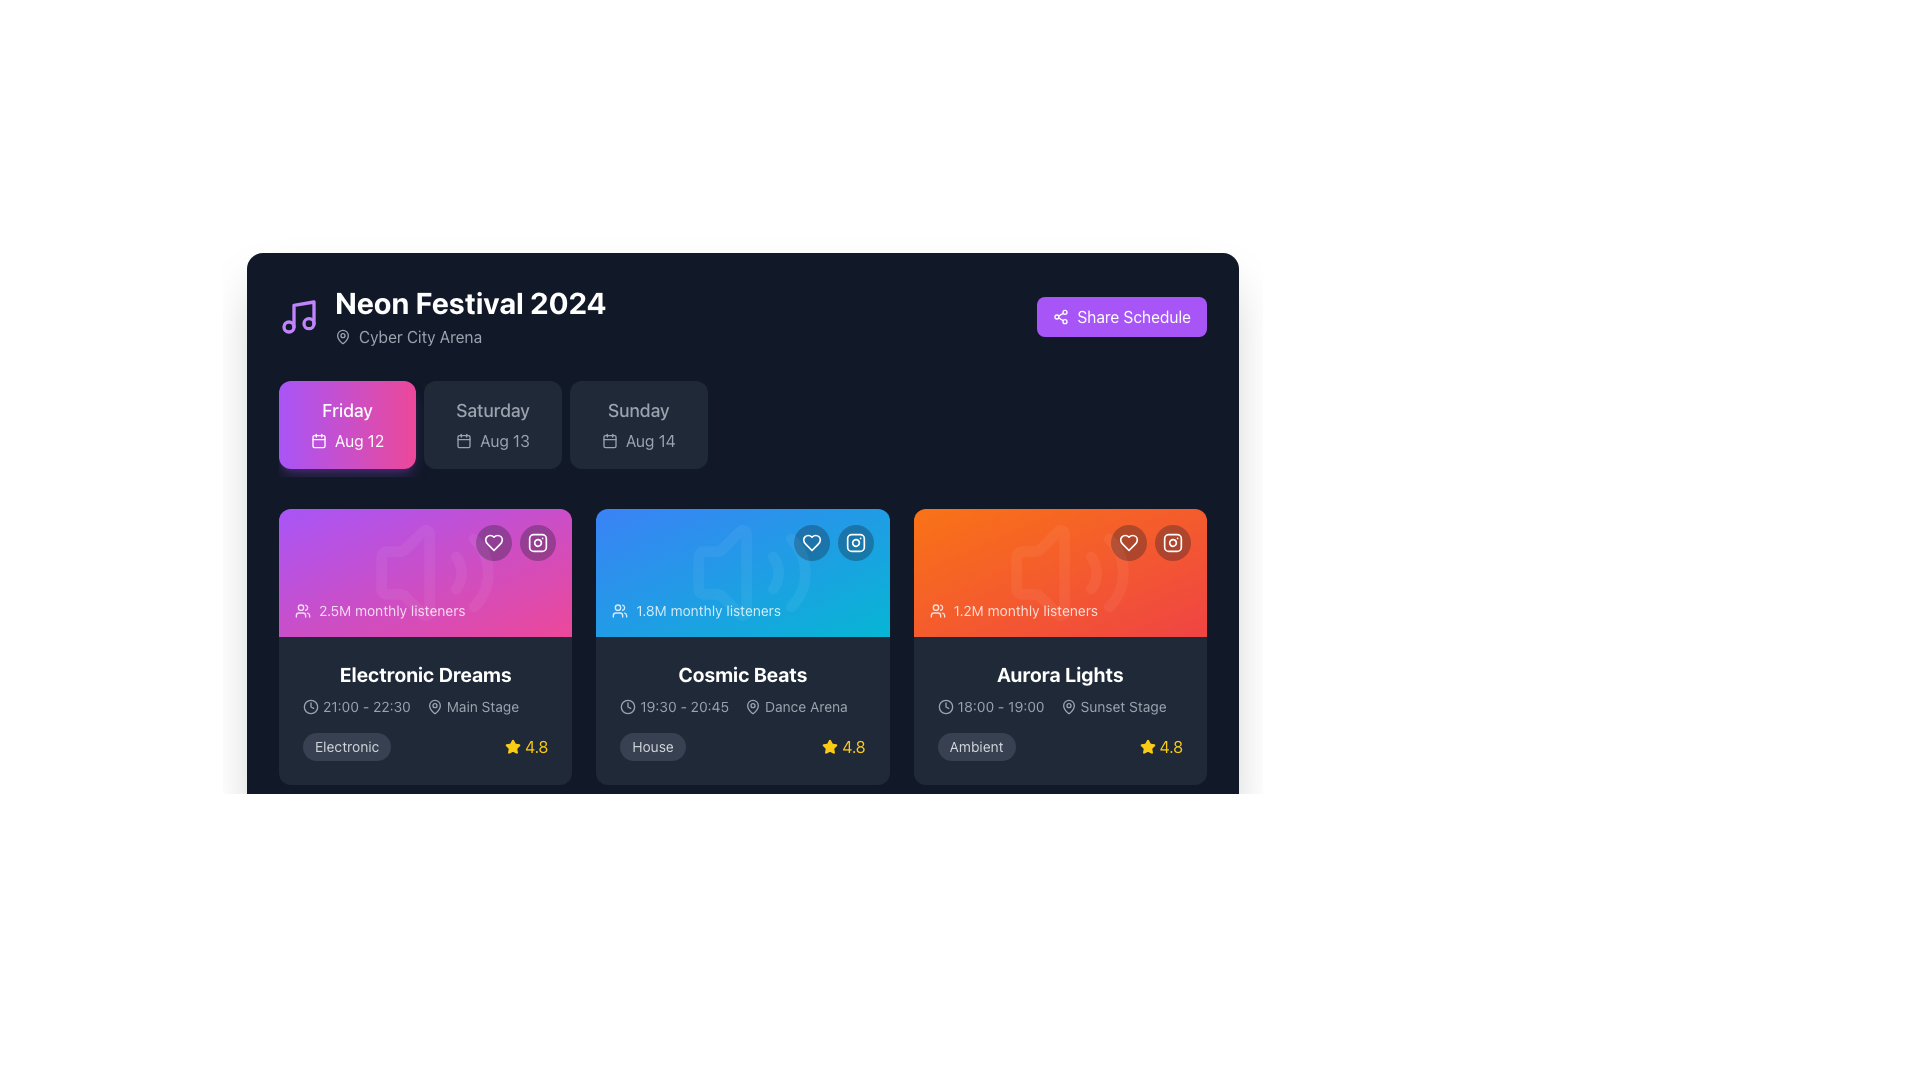 Image resolution: width=1920 pixels, height=1080 pixels. What do you see at coordinates (494, 543) in the screenshot?
I see `the heart button located in the upper right section of the pink card` at bounding box center [494, 543].